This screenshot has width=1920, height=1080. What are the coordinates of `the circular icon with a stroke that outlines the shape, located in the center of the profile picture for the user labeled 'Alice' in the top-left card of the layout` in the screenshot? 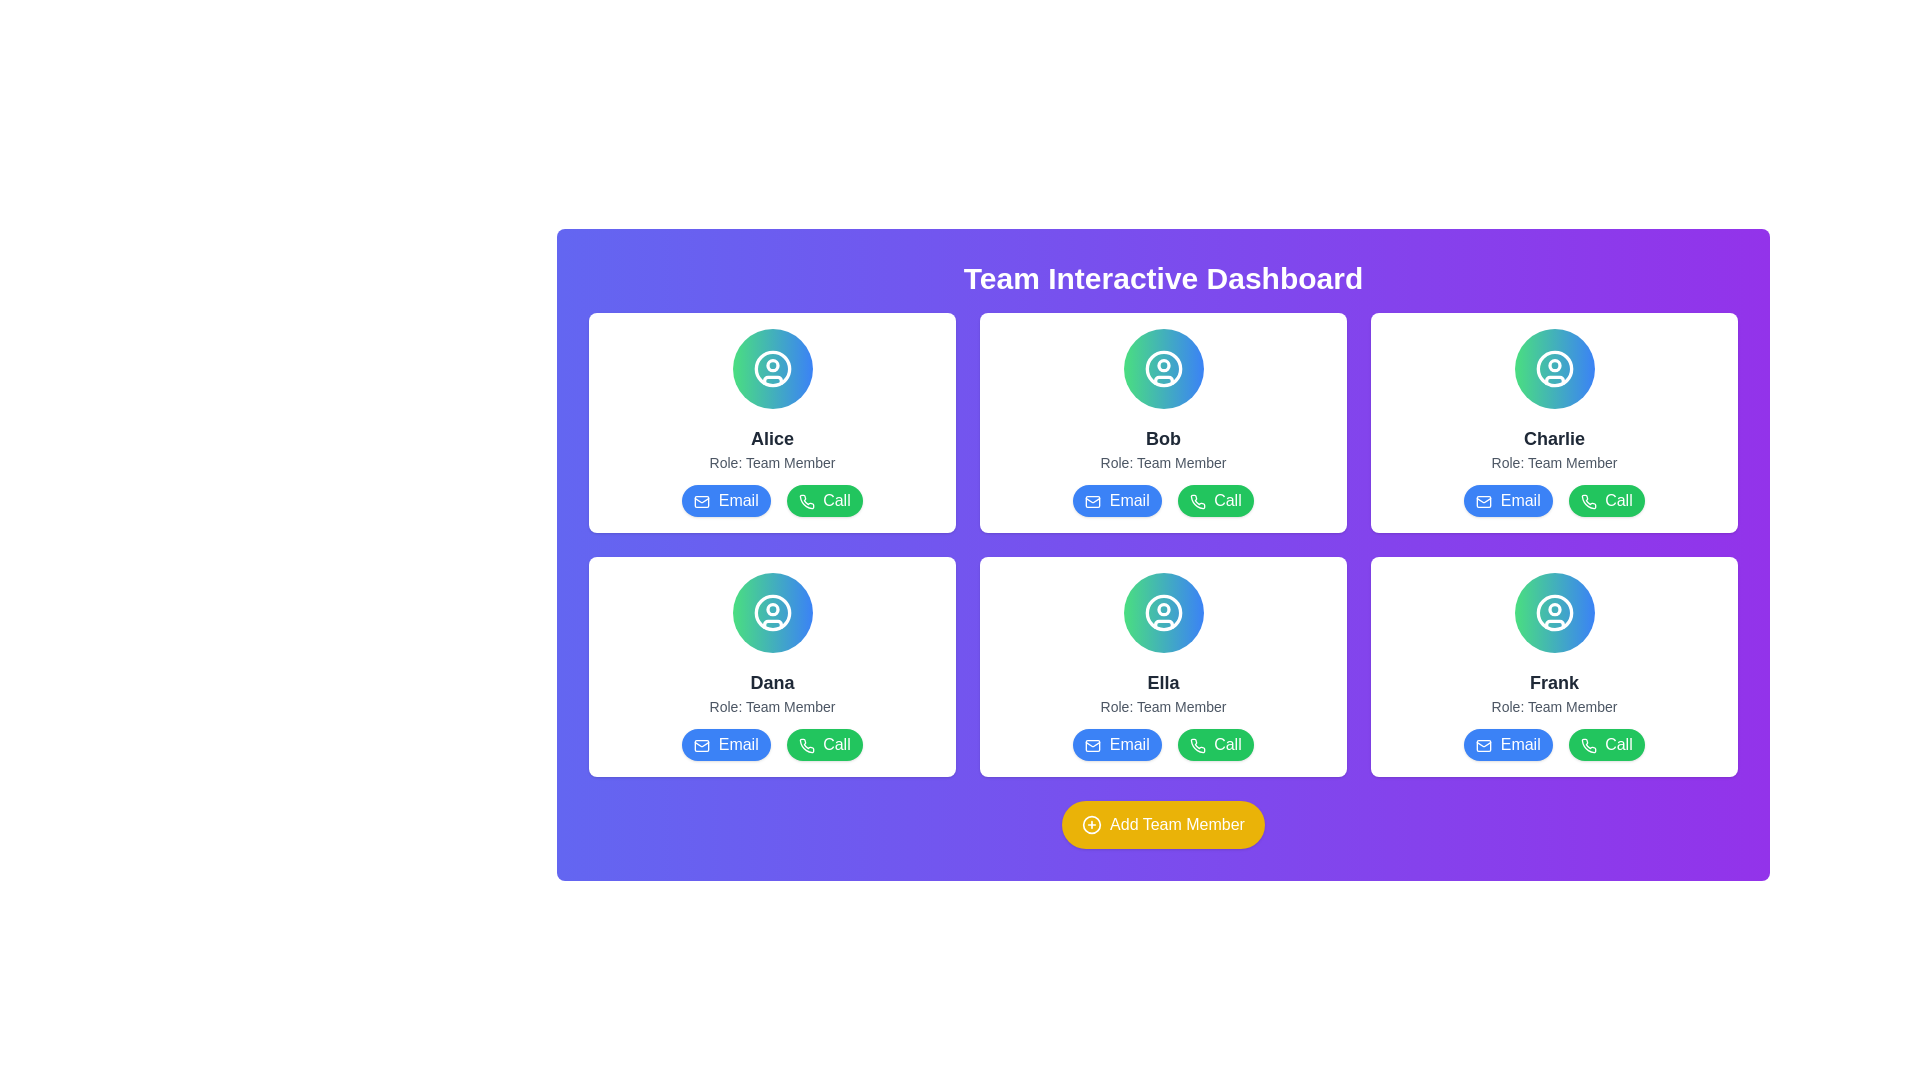 It's located at (771, 369).